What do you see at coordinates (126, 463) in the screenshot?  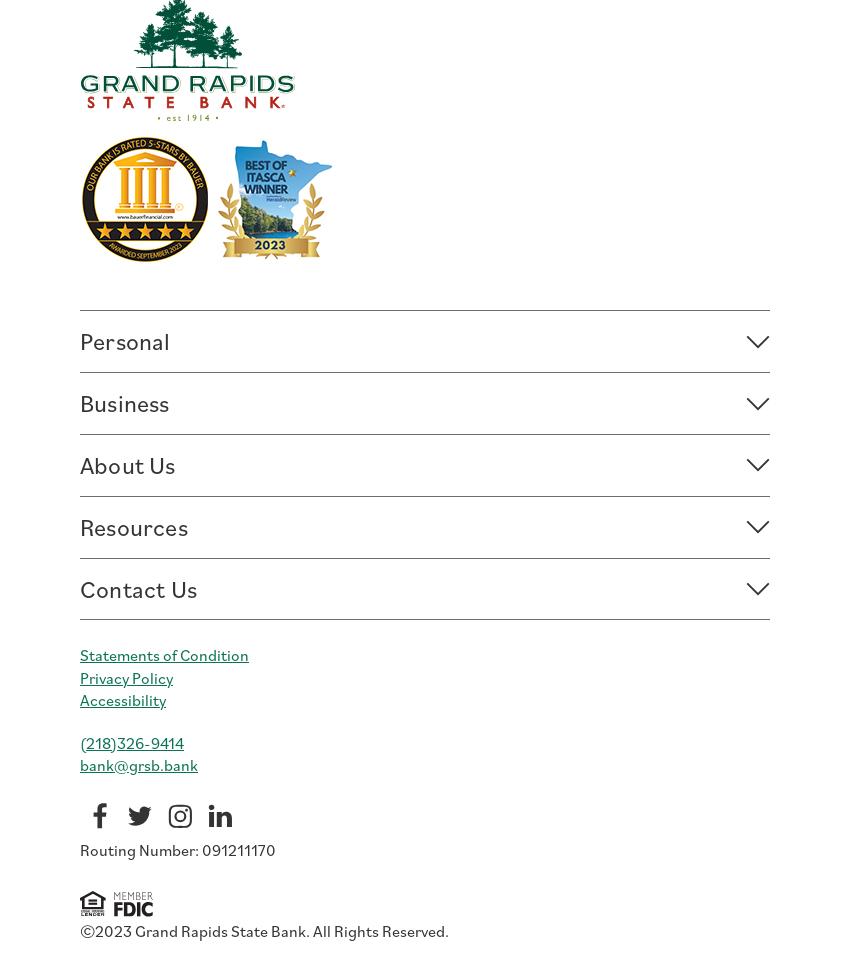 I see `'About Us'` at bounding box center [126, 463].